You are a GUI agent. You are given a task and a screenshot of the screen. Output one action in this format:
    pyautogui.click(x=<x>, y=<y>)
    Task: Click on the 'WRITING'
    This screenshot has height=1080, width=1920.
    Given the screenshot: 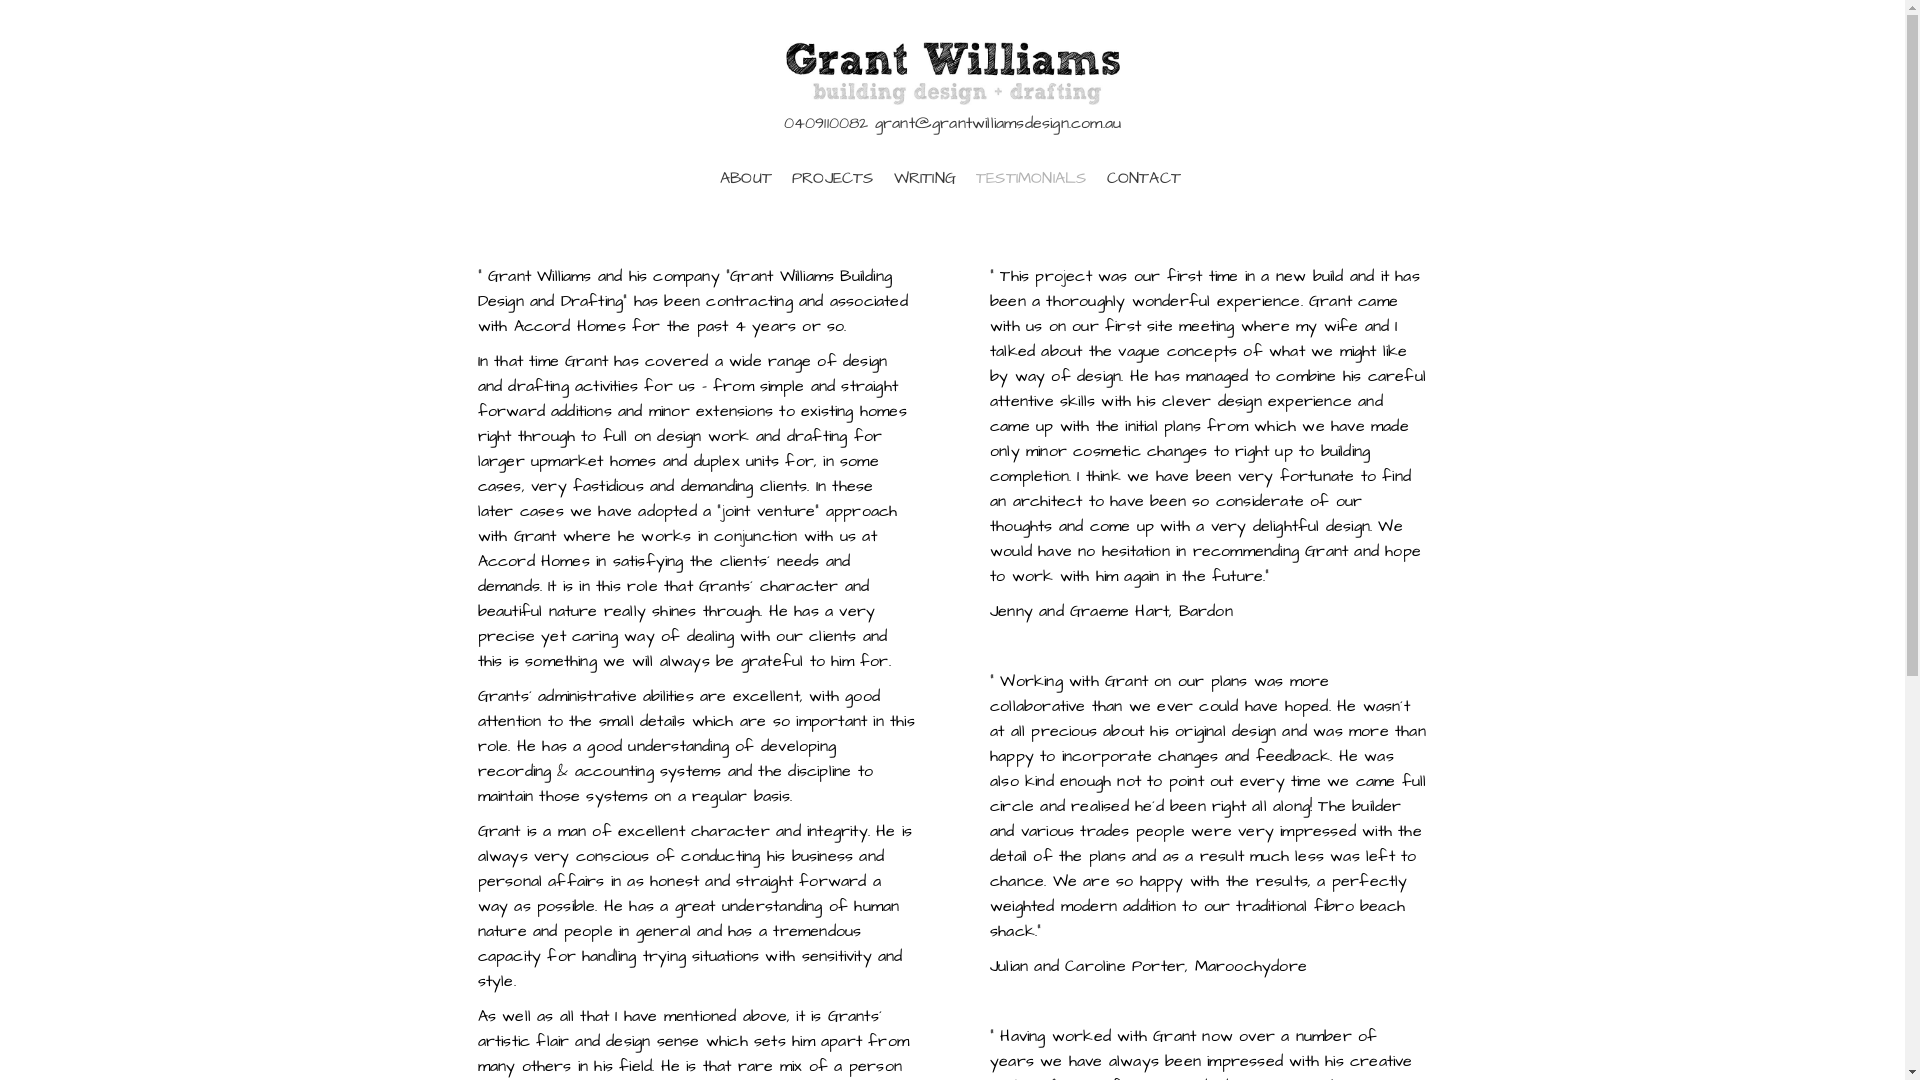 What is the action you would take?
    pyautogui.click(x=924, y=177)
    